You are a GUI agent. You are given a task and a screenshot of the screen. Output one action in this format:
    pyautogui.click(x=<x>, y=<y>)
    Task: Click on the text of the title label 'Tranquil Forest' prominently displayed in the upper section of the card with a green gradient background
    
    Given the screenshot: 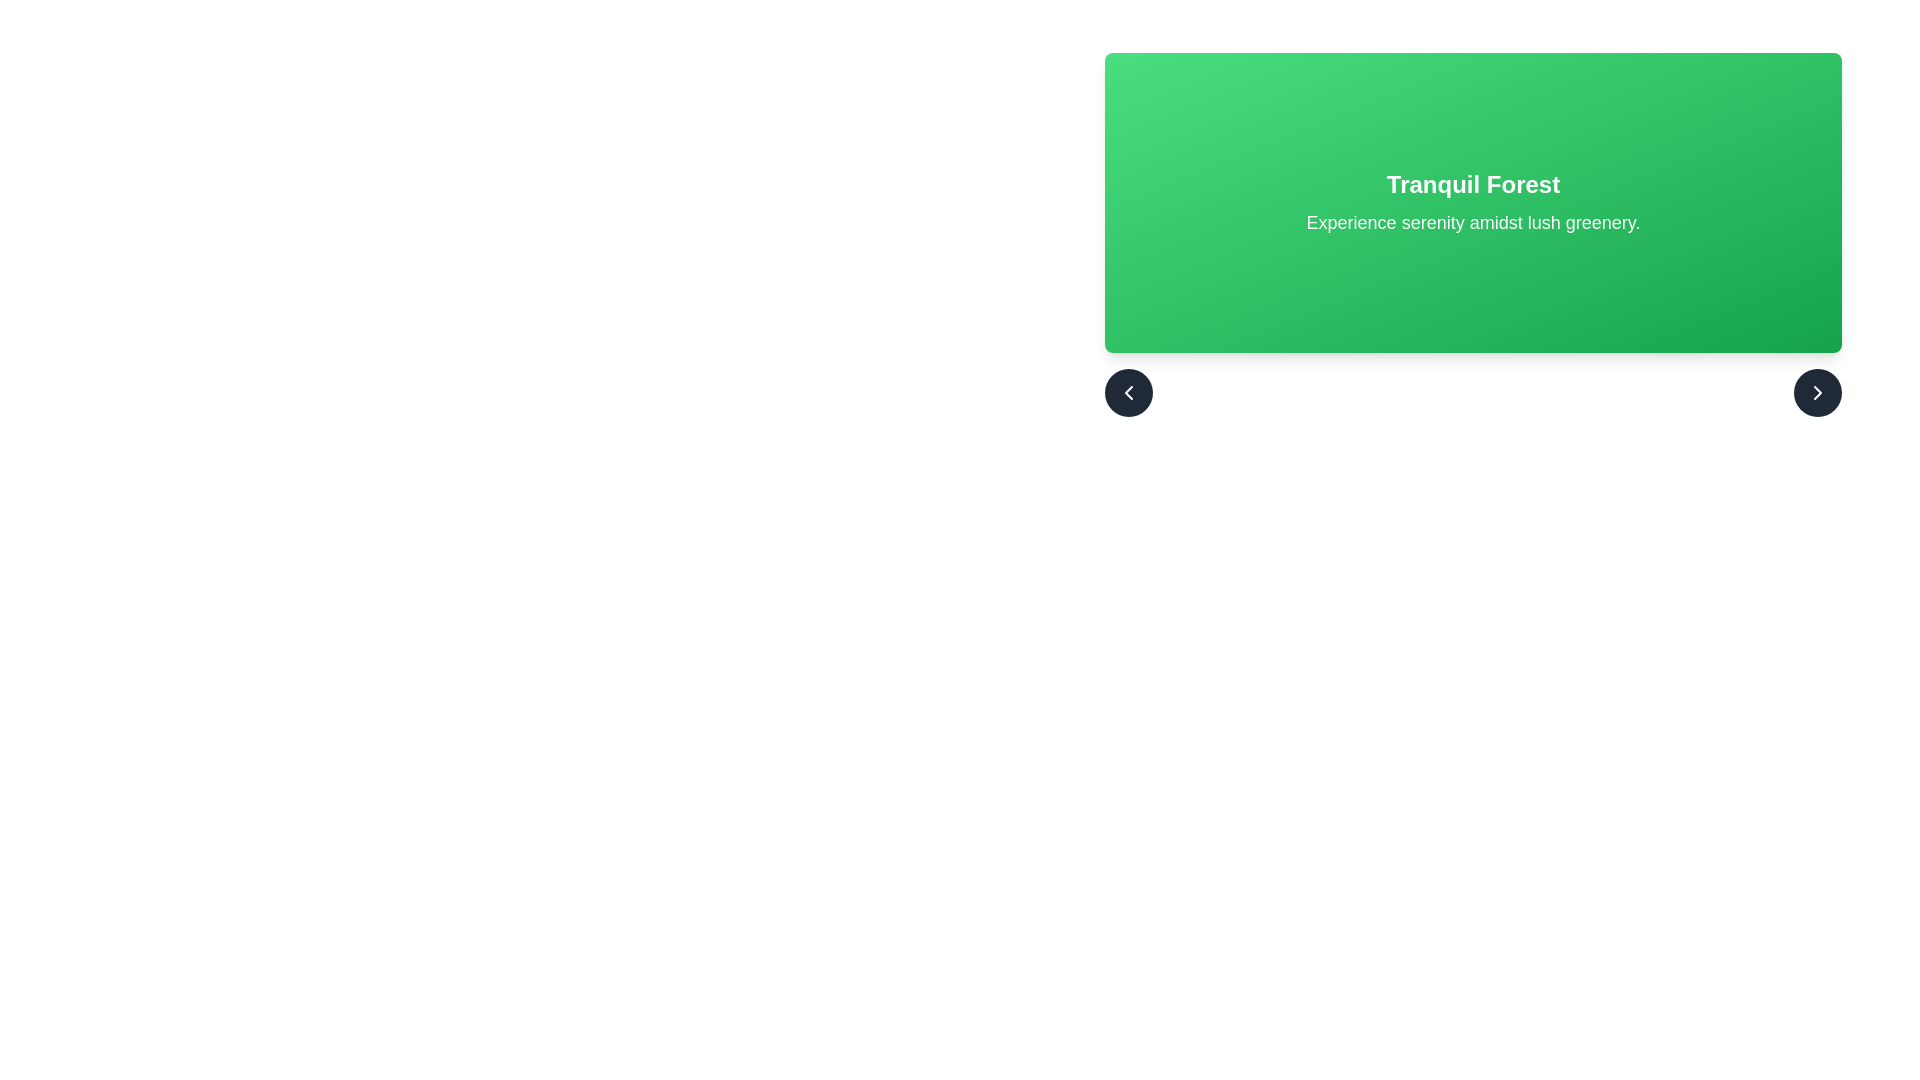 What is the action you would take?
    pyautogui.click(x=1473, y=185)
    